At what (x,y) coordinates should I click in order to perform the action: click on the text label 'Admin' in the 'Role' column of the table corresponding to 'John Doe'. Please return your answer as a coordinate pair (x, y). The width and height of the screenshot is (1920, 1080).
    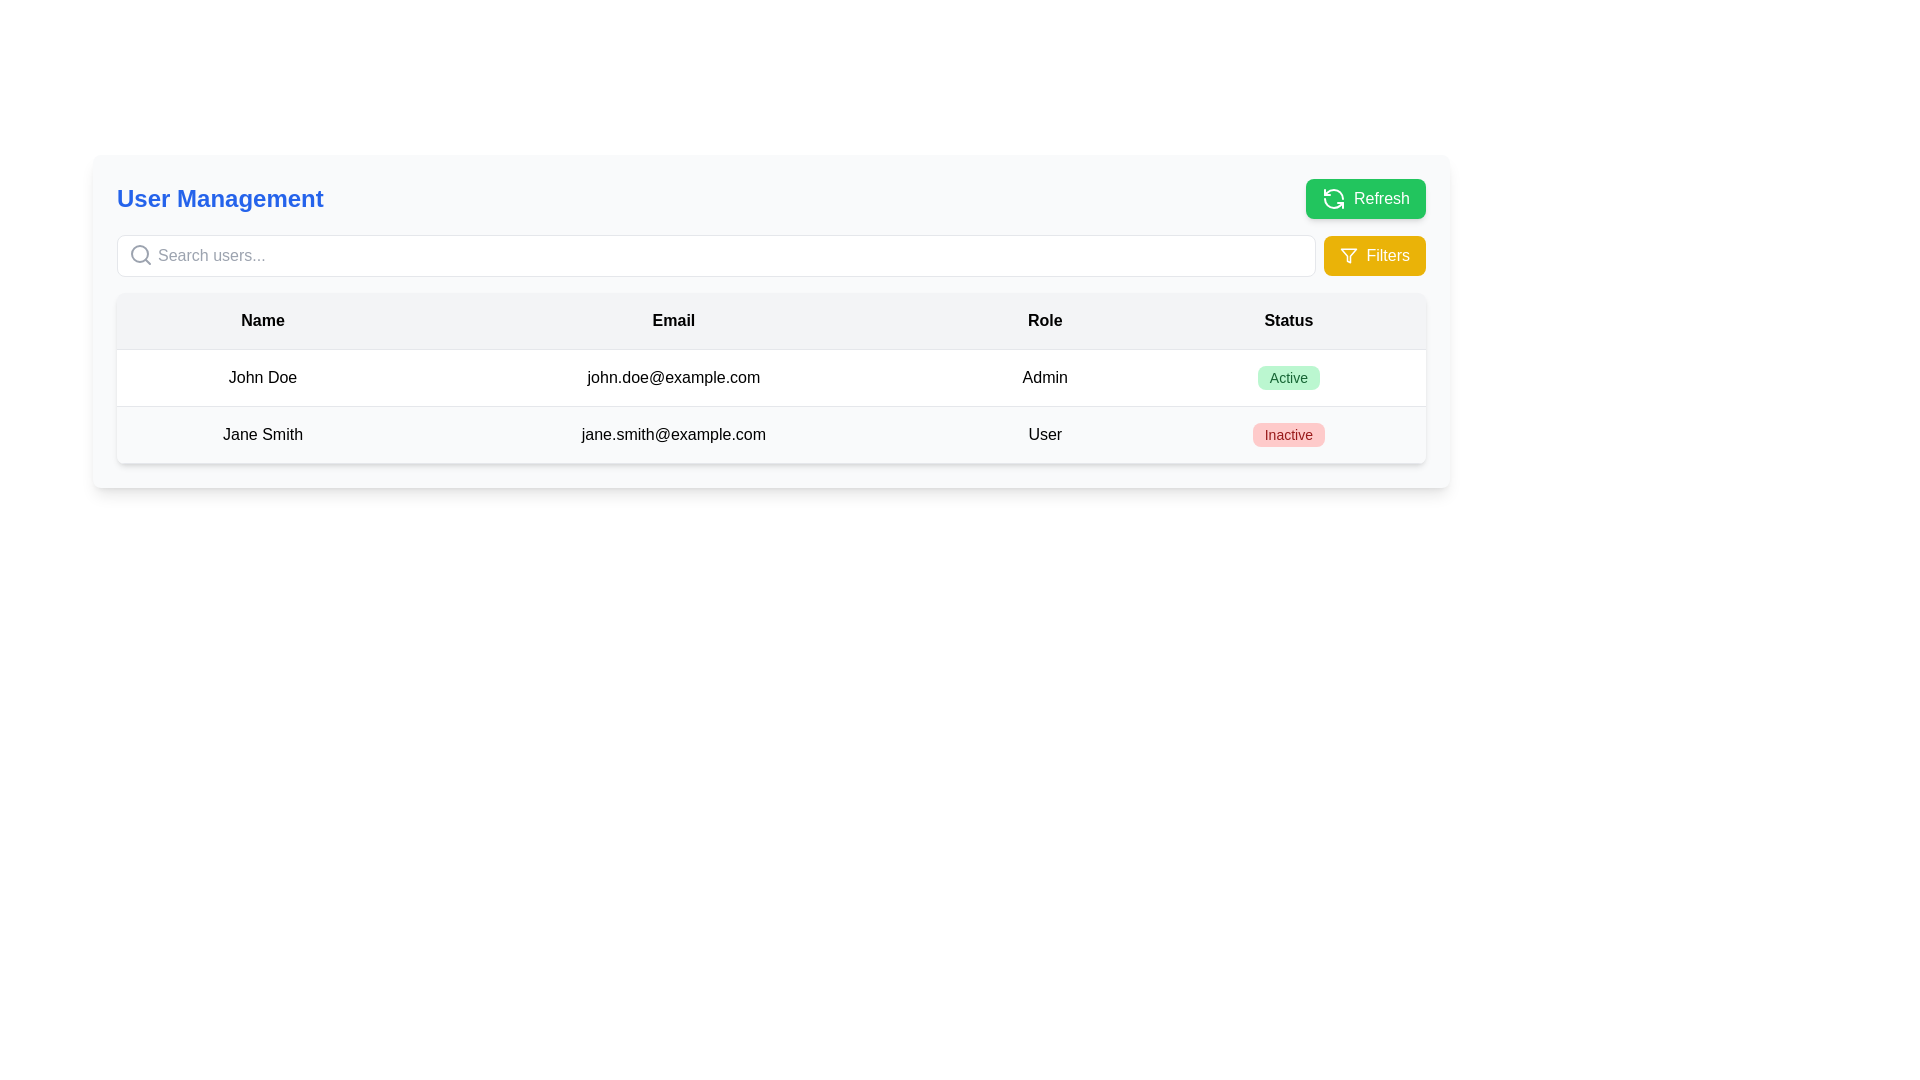
    Looking at the image, I should click on (1044, 378).